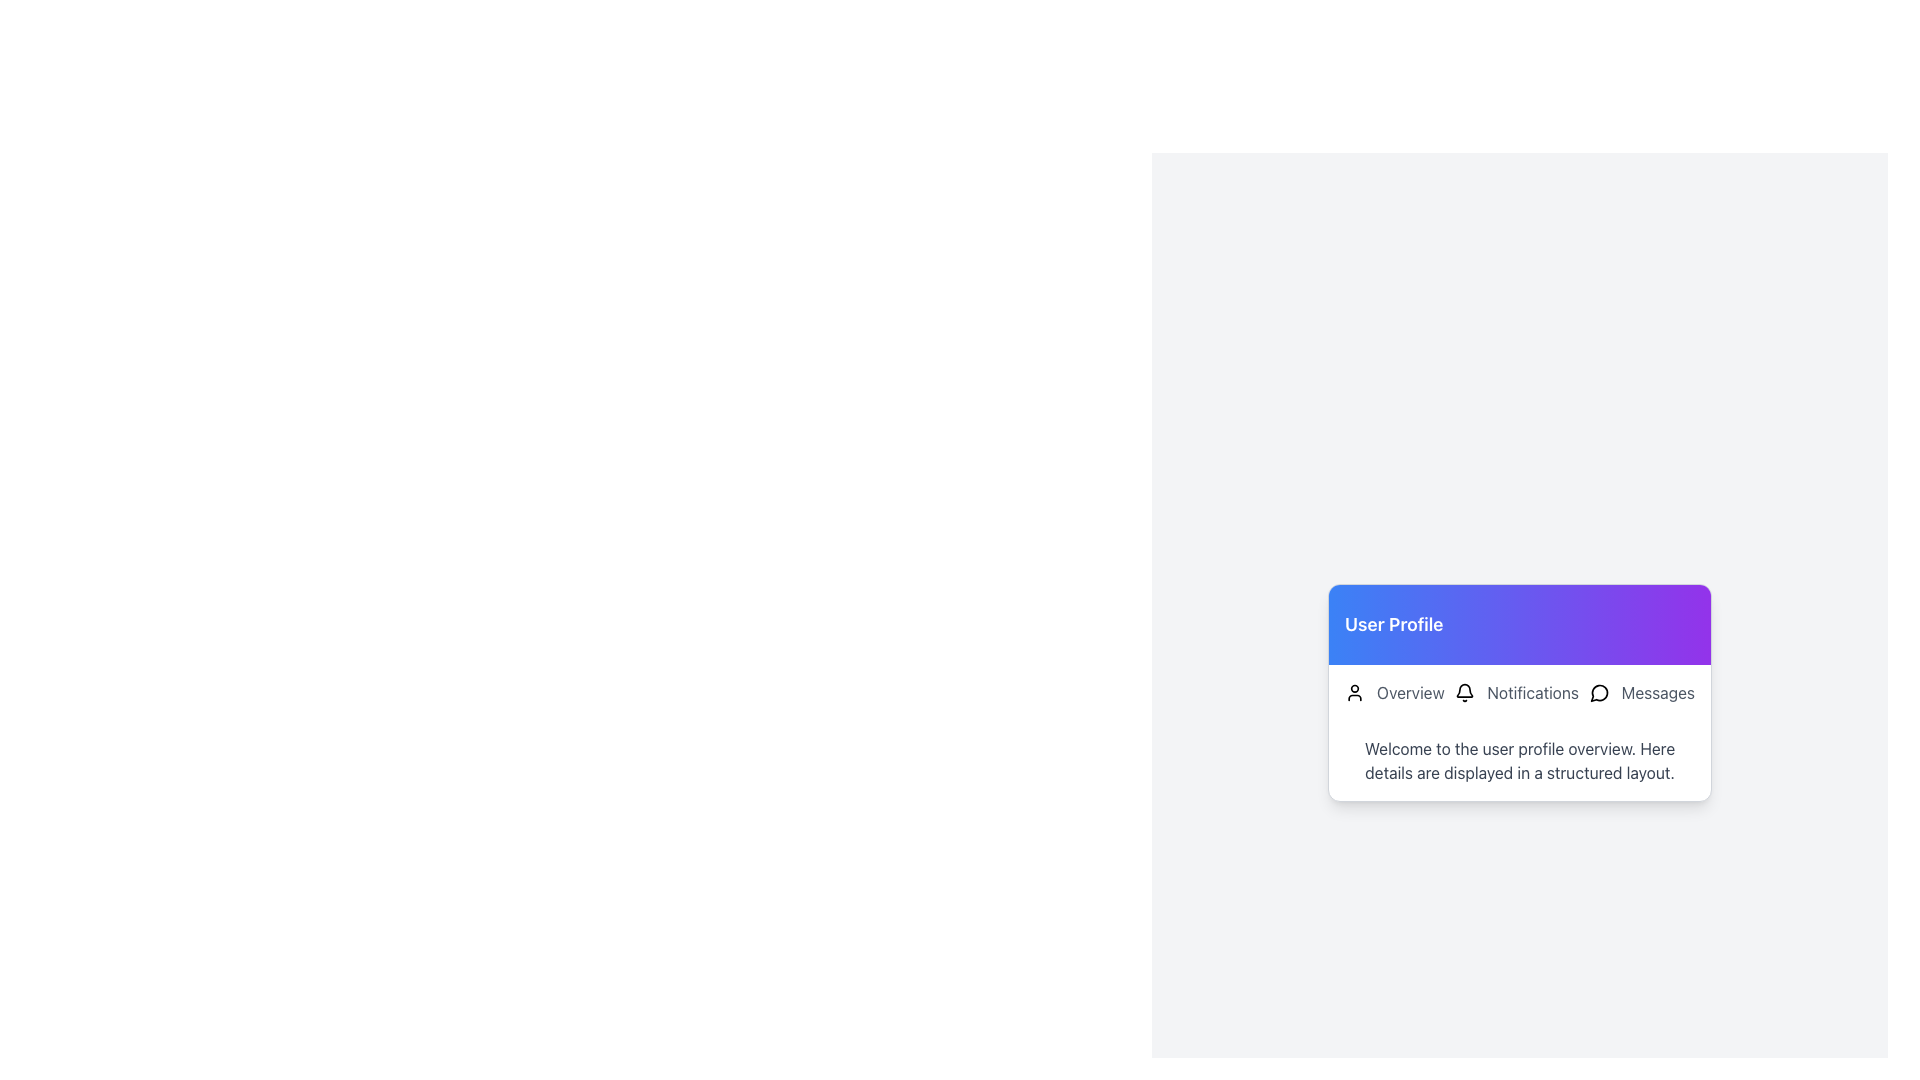  Describe the element at coordinates (1657, 692) in the screenshot. I see `the informational label or button indicating messaging features, located in the upper-right area of the menu, adjacent to the Notifications label and icon` at that location.